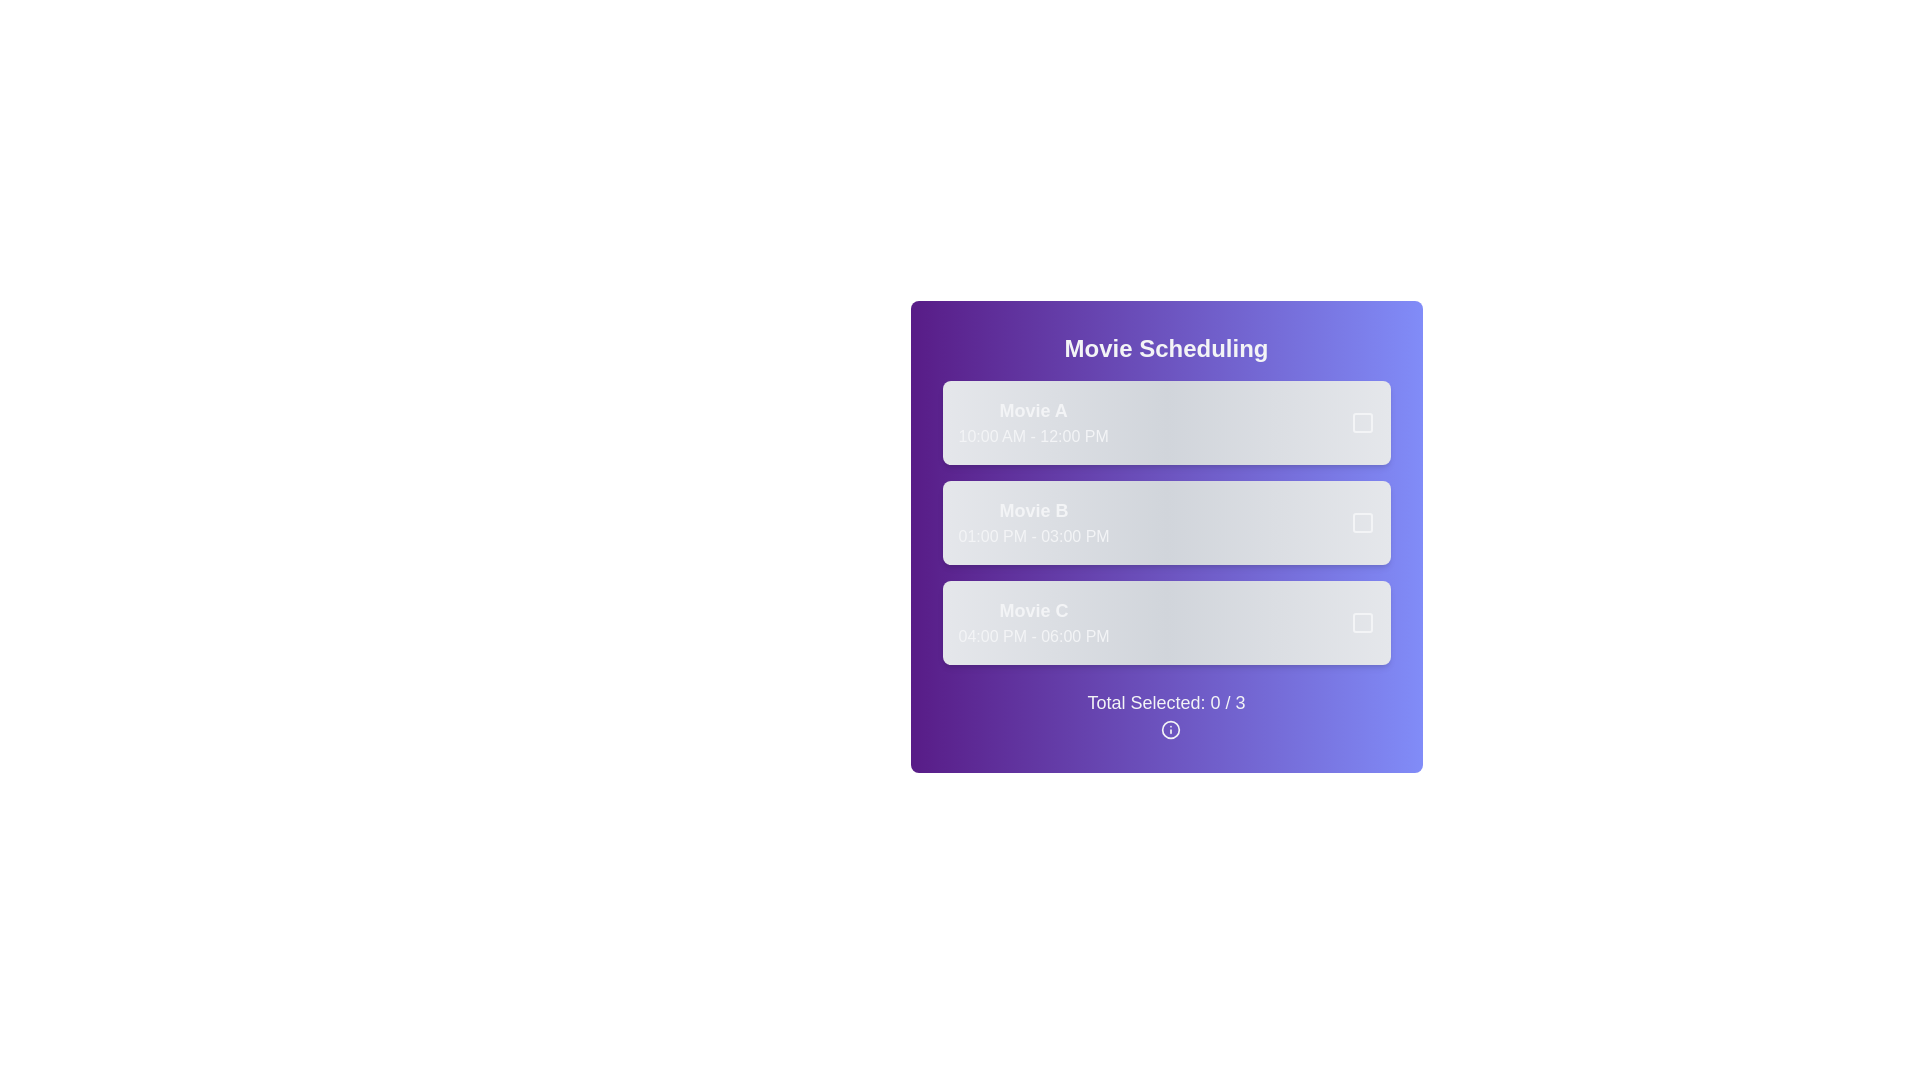  Describe the element at coordinates (1350, 522) in the screenshot. I see `the box to select or deselect the movie schedule for Movie B` at that location.